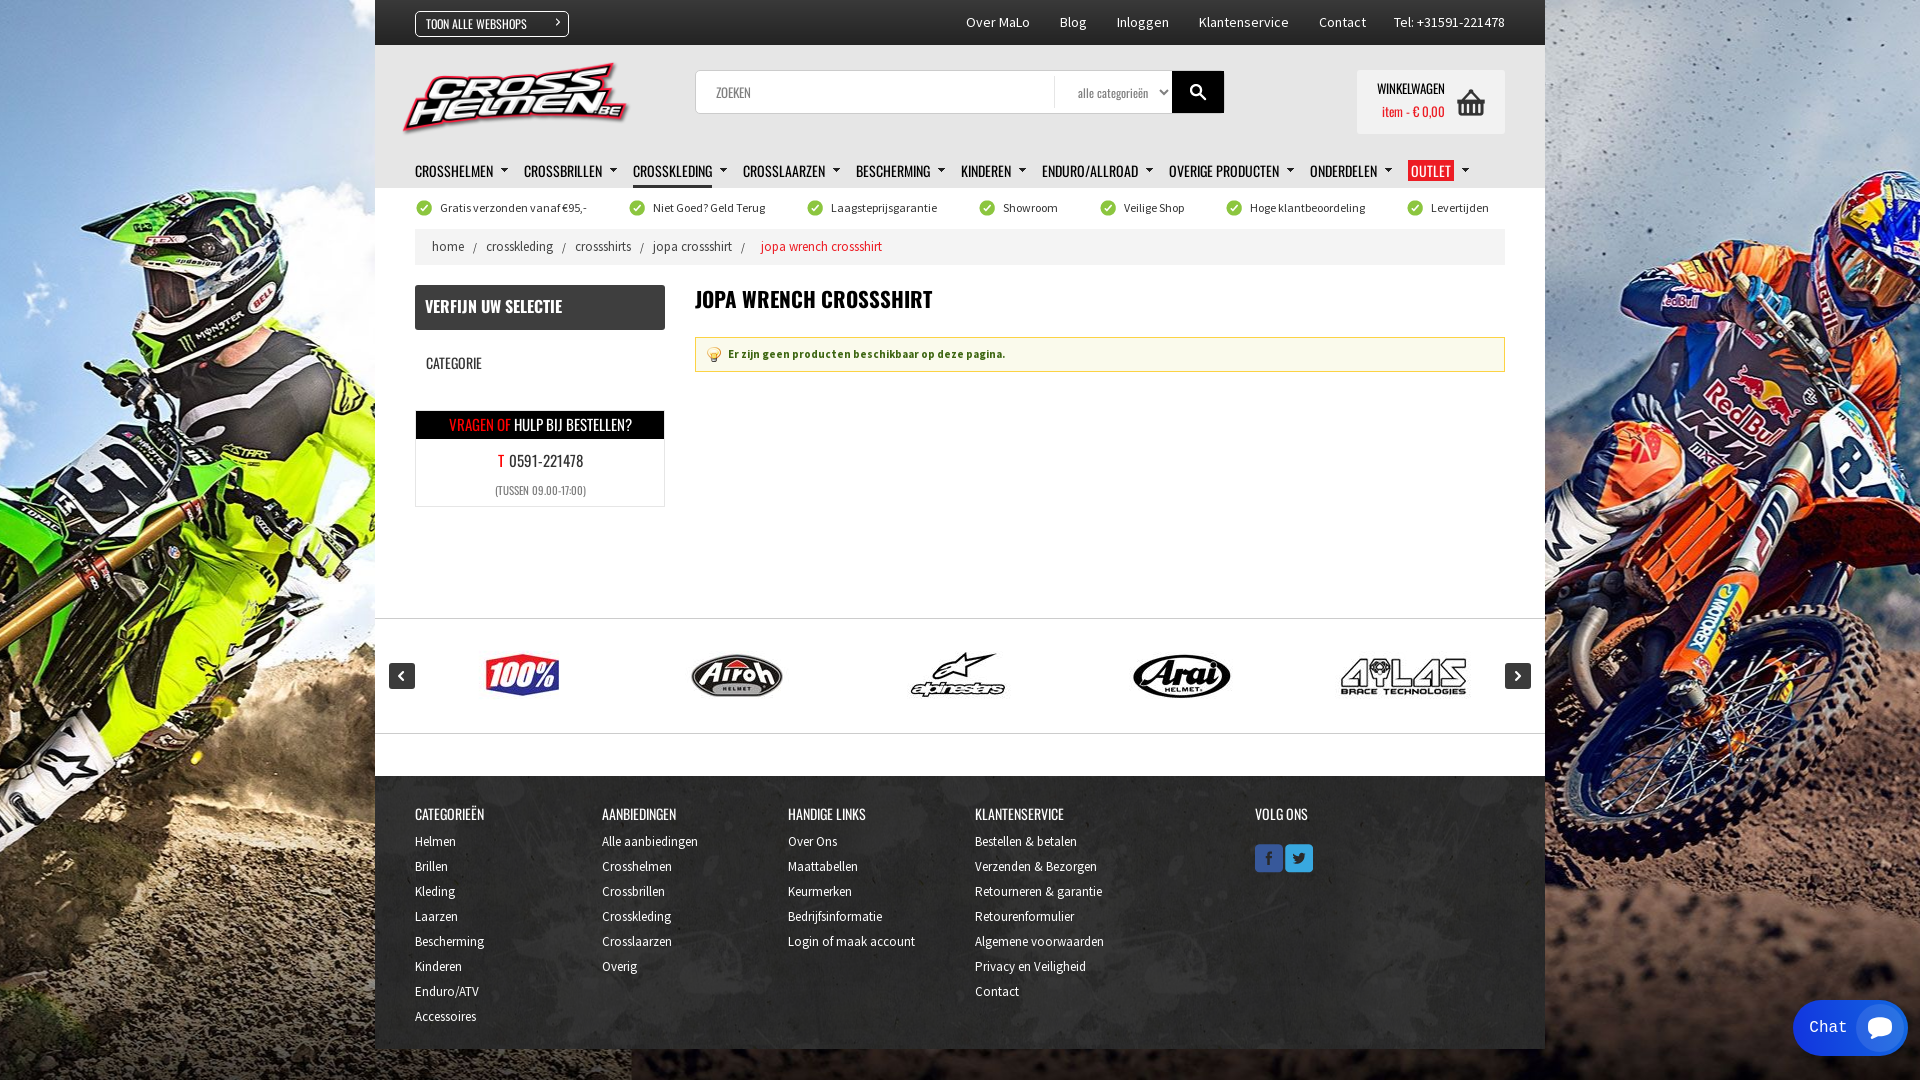 This screenshot has width=1920, height=1080. I want to click on 'Contact', so click(1356, 22).